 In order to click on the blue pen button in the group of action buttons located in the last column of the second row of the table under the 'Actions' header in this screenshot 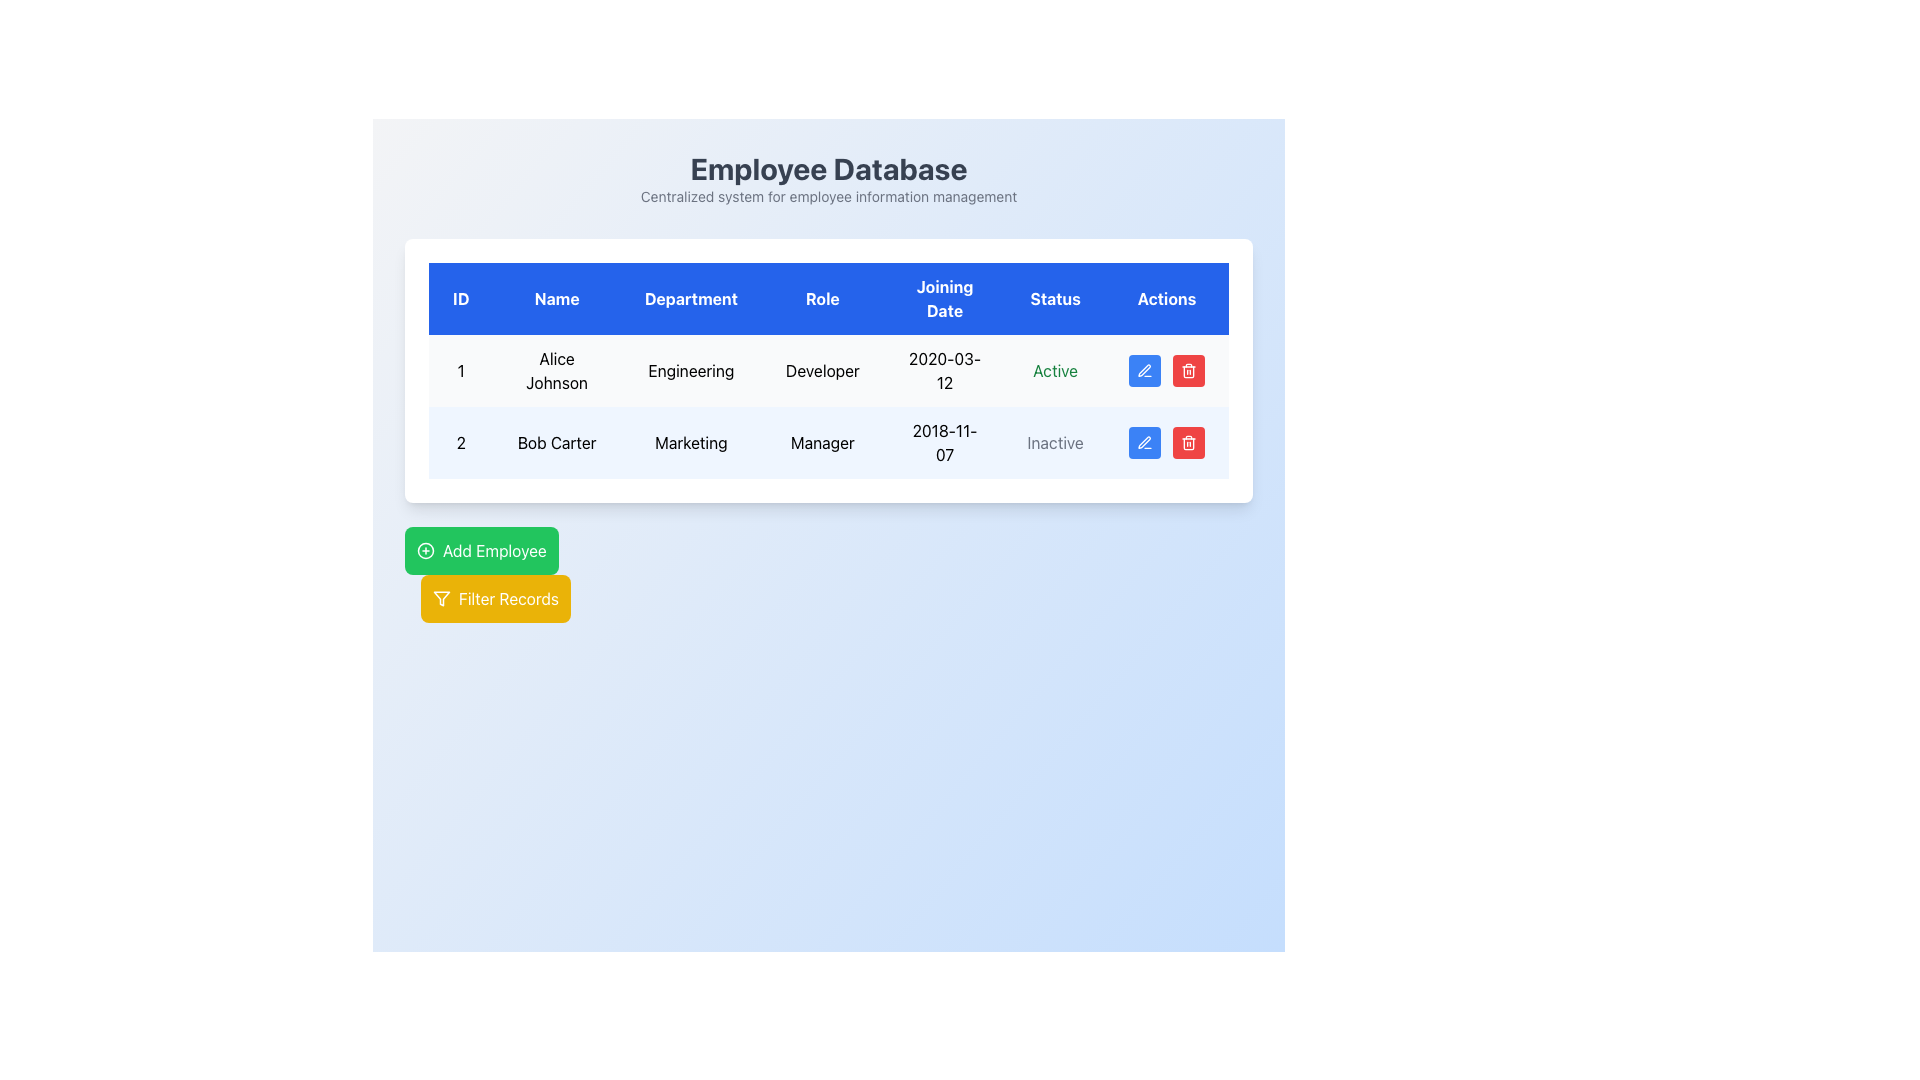, I will do `click(1166, 442)`.